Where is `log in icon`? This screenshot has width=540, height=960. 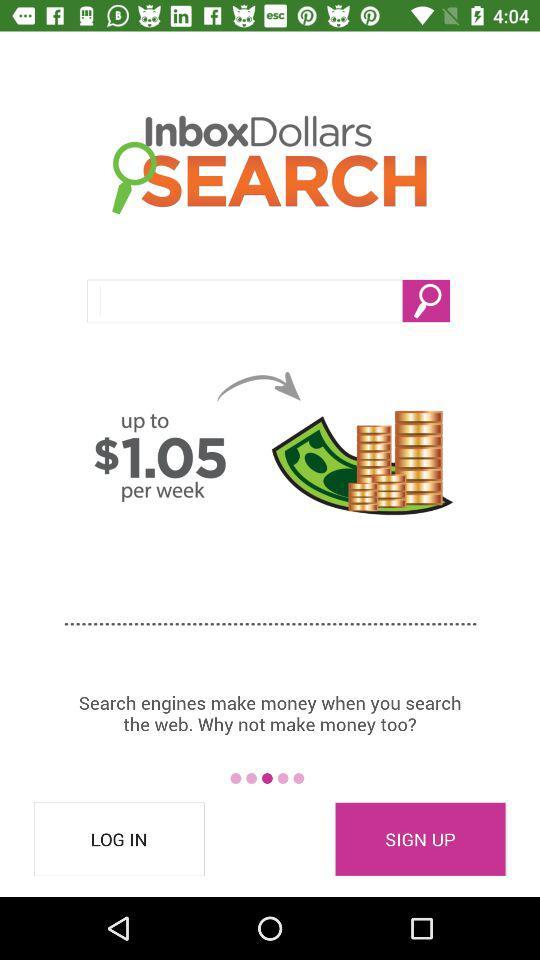 log in icon is located at coordinates (119, 839).